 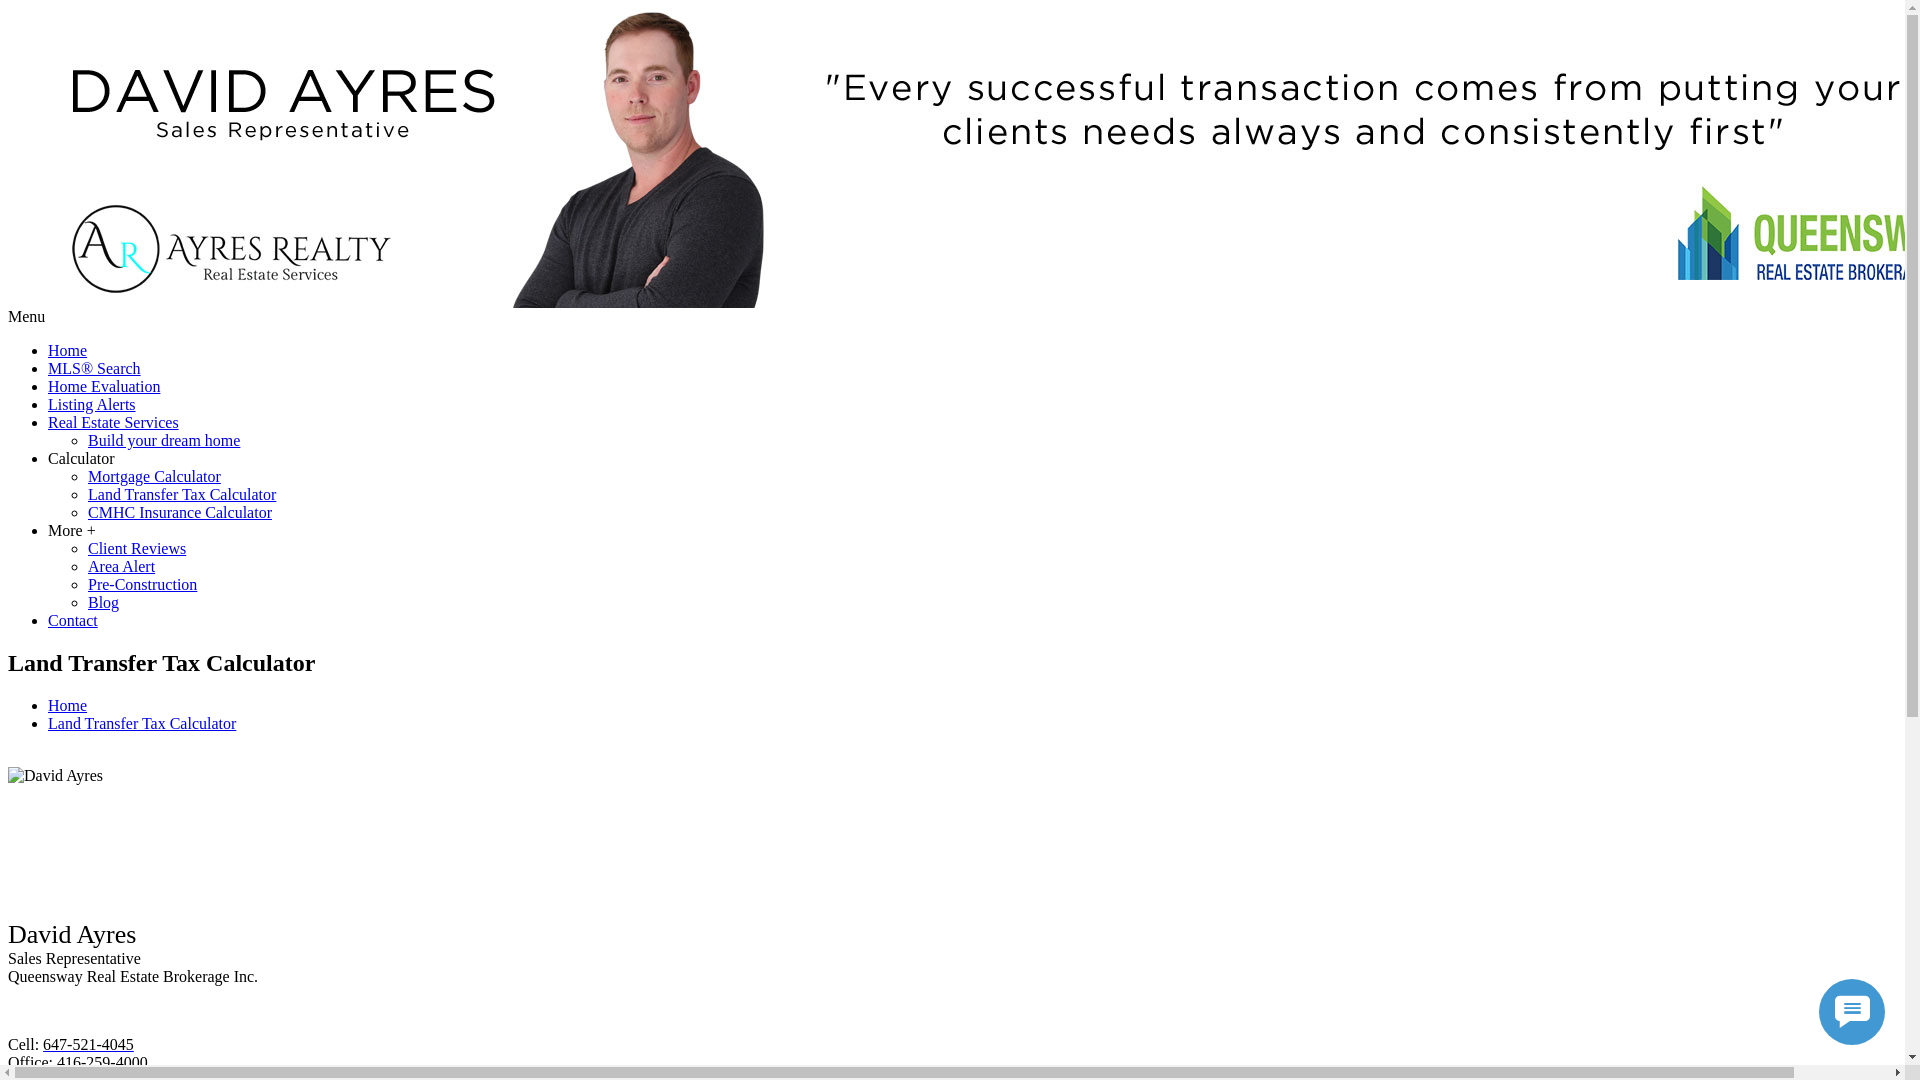 I want to click on 'More +', so click(x=72, y=529).